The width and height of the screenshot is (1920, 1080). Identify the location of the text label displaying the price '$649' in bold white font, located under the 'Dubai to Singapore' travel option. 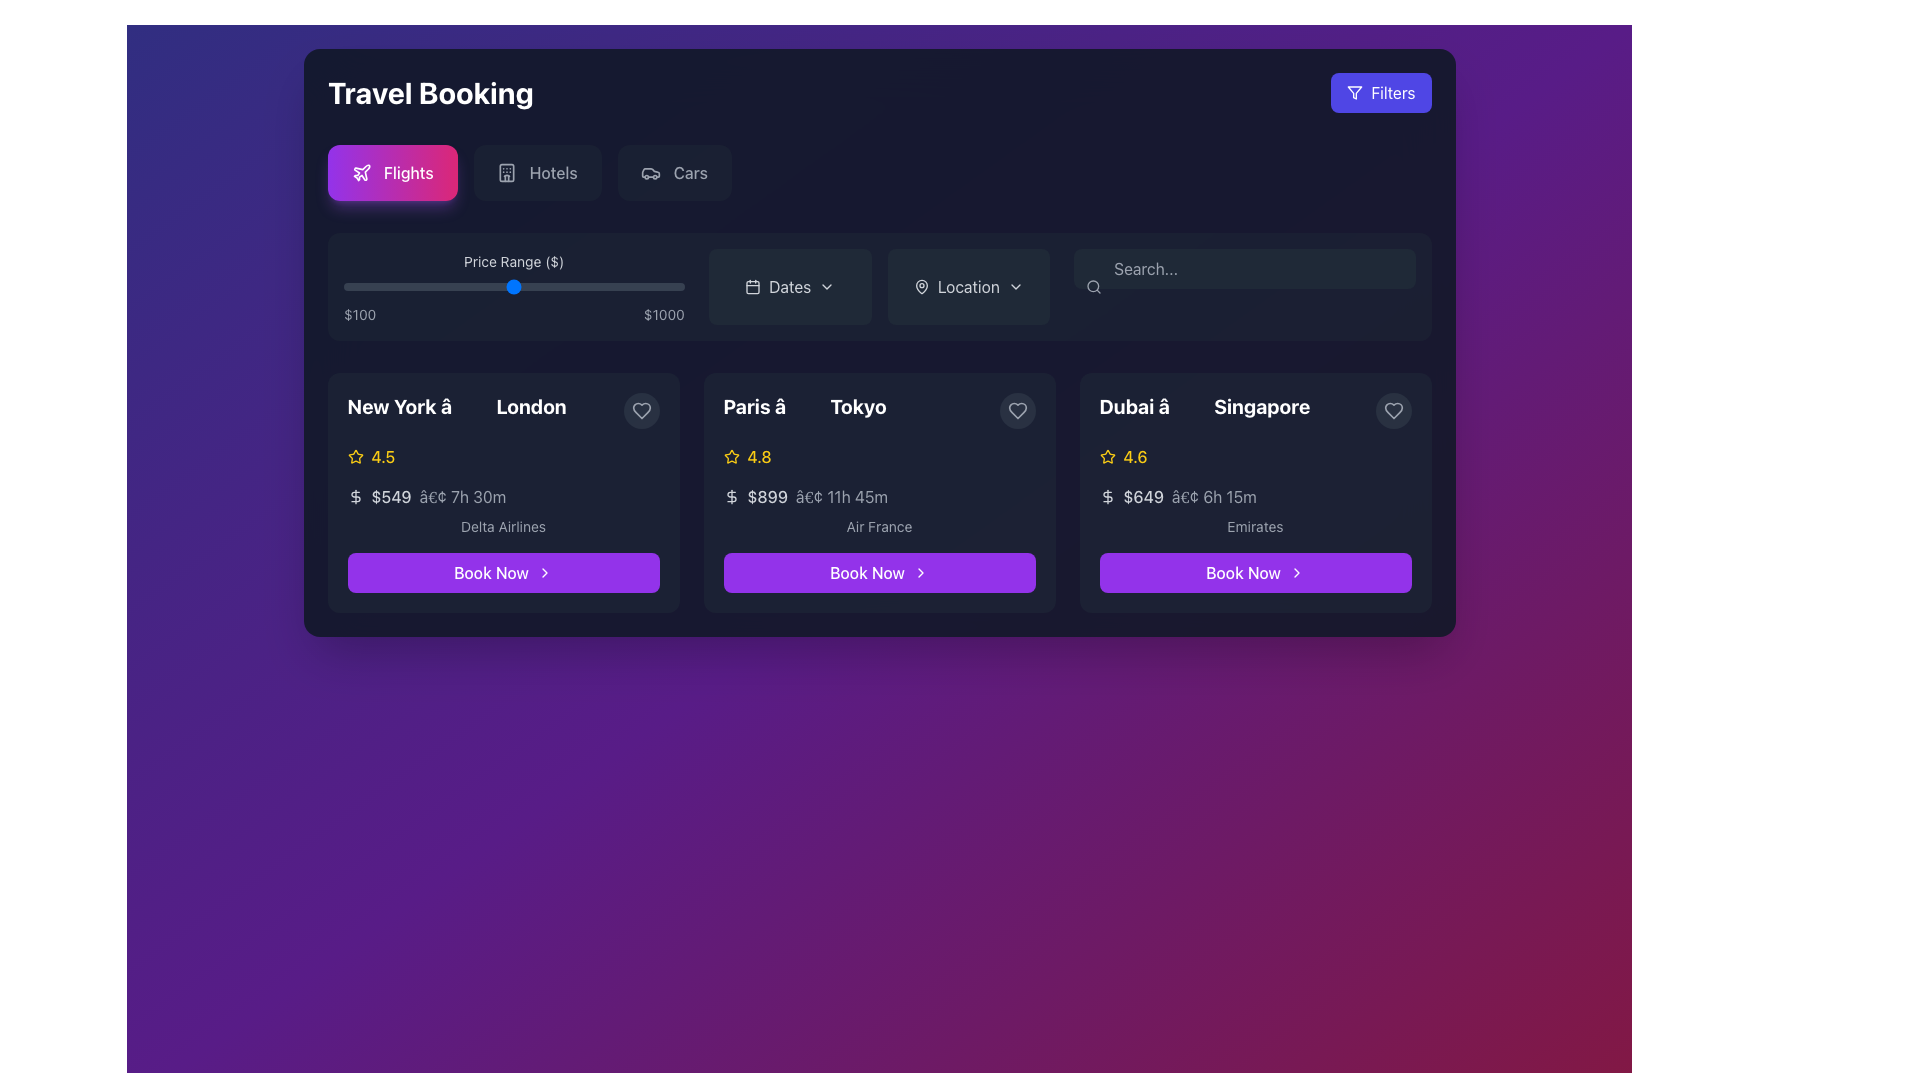
(1143, 496).